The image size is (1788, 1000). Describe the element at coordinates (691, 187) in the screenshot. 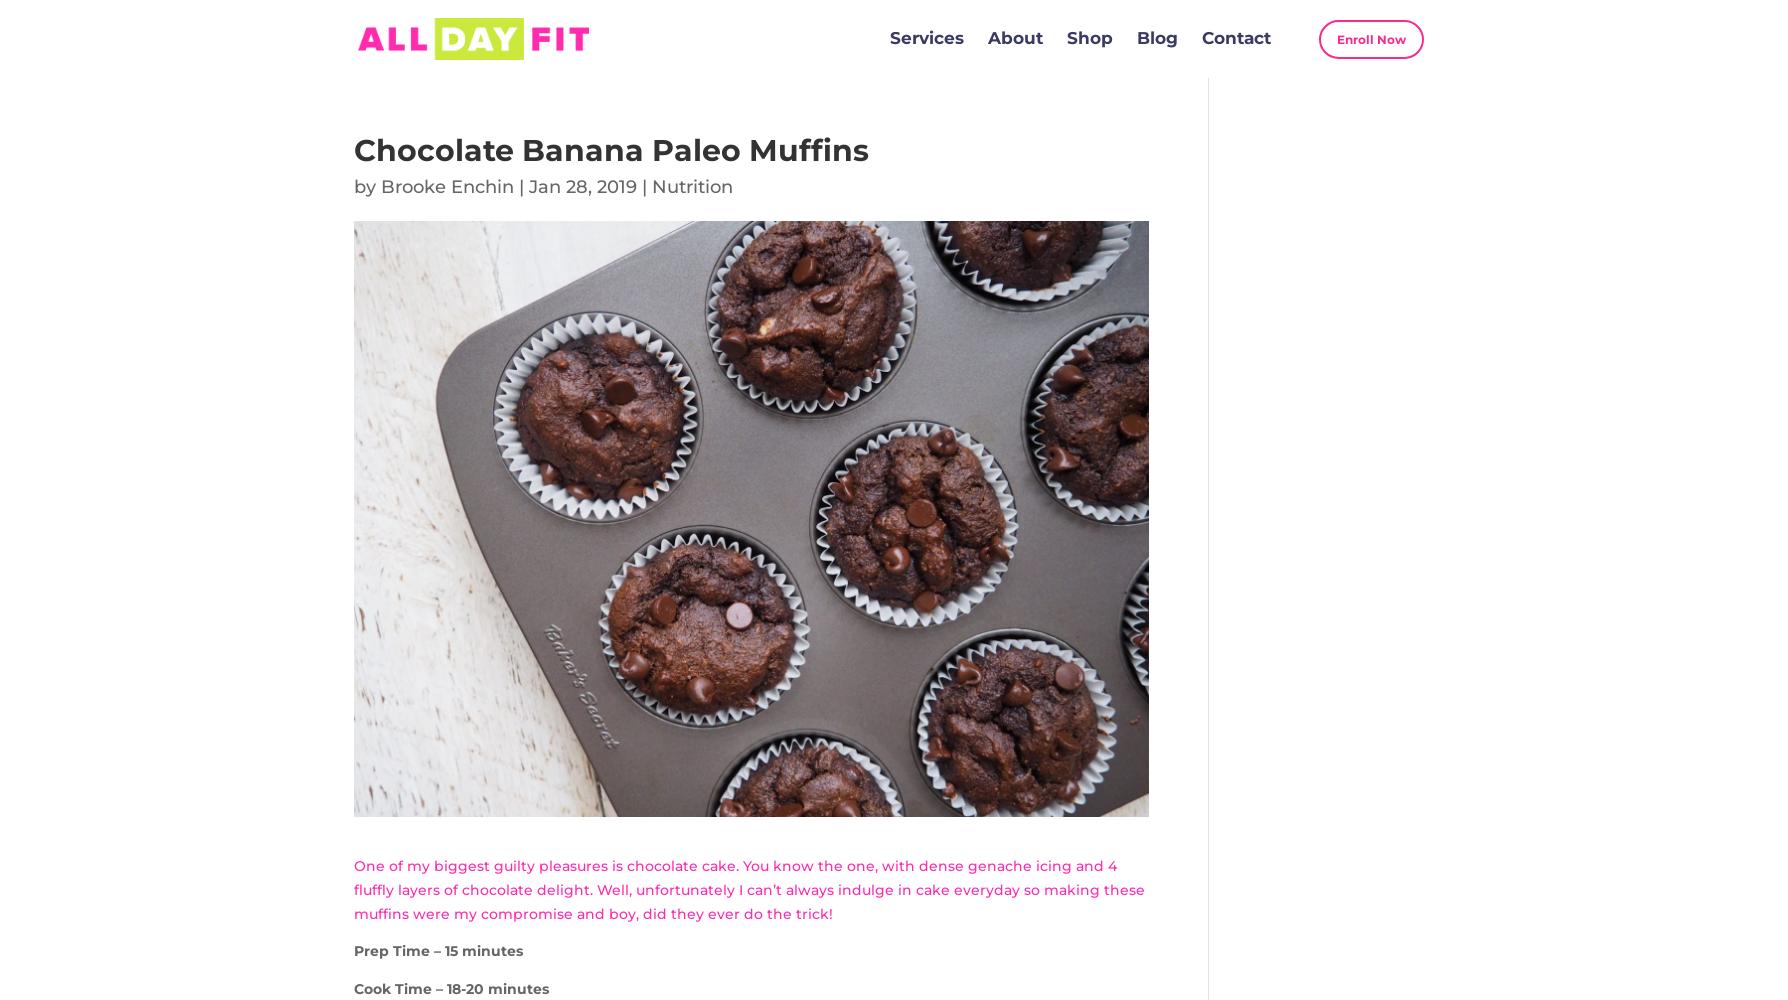

I see `'Nutrition'` at that location.